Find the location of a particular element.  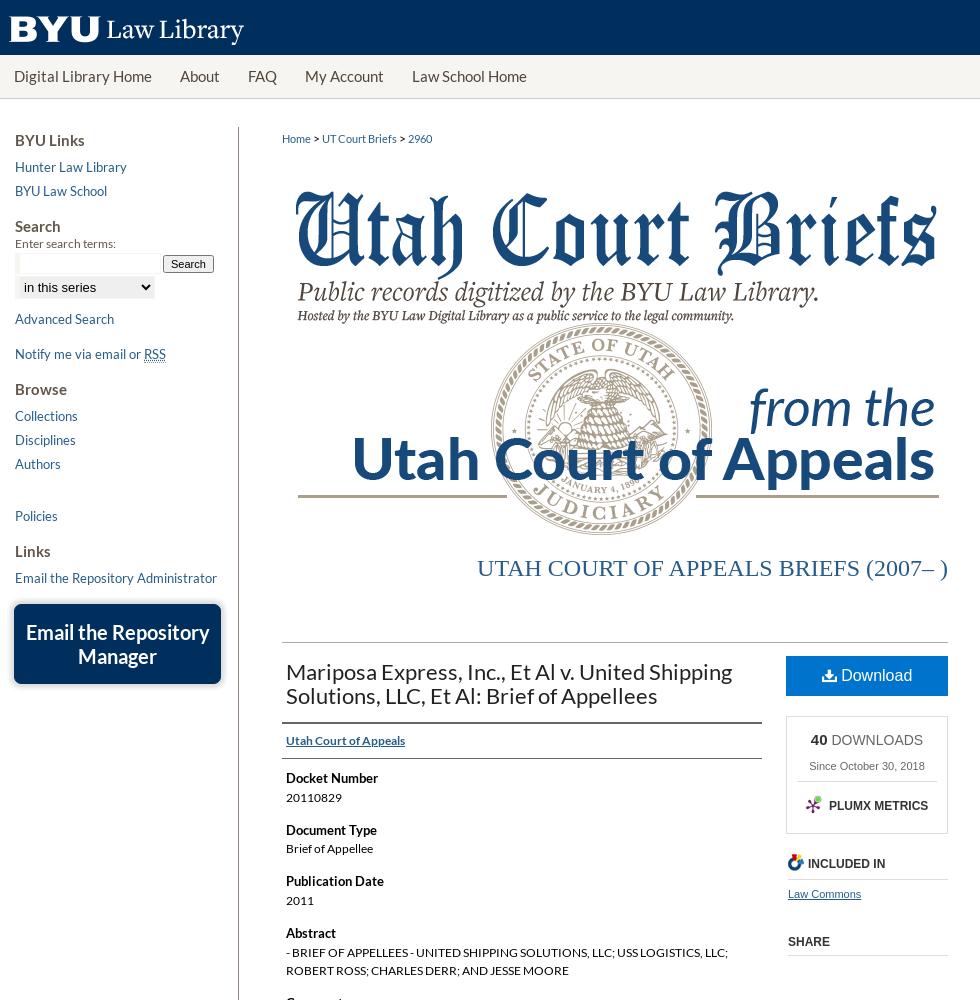

'2960' is located at coordinates (420, 138).